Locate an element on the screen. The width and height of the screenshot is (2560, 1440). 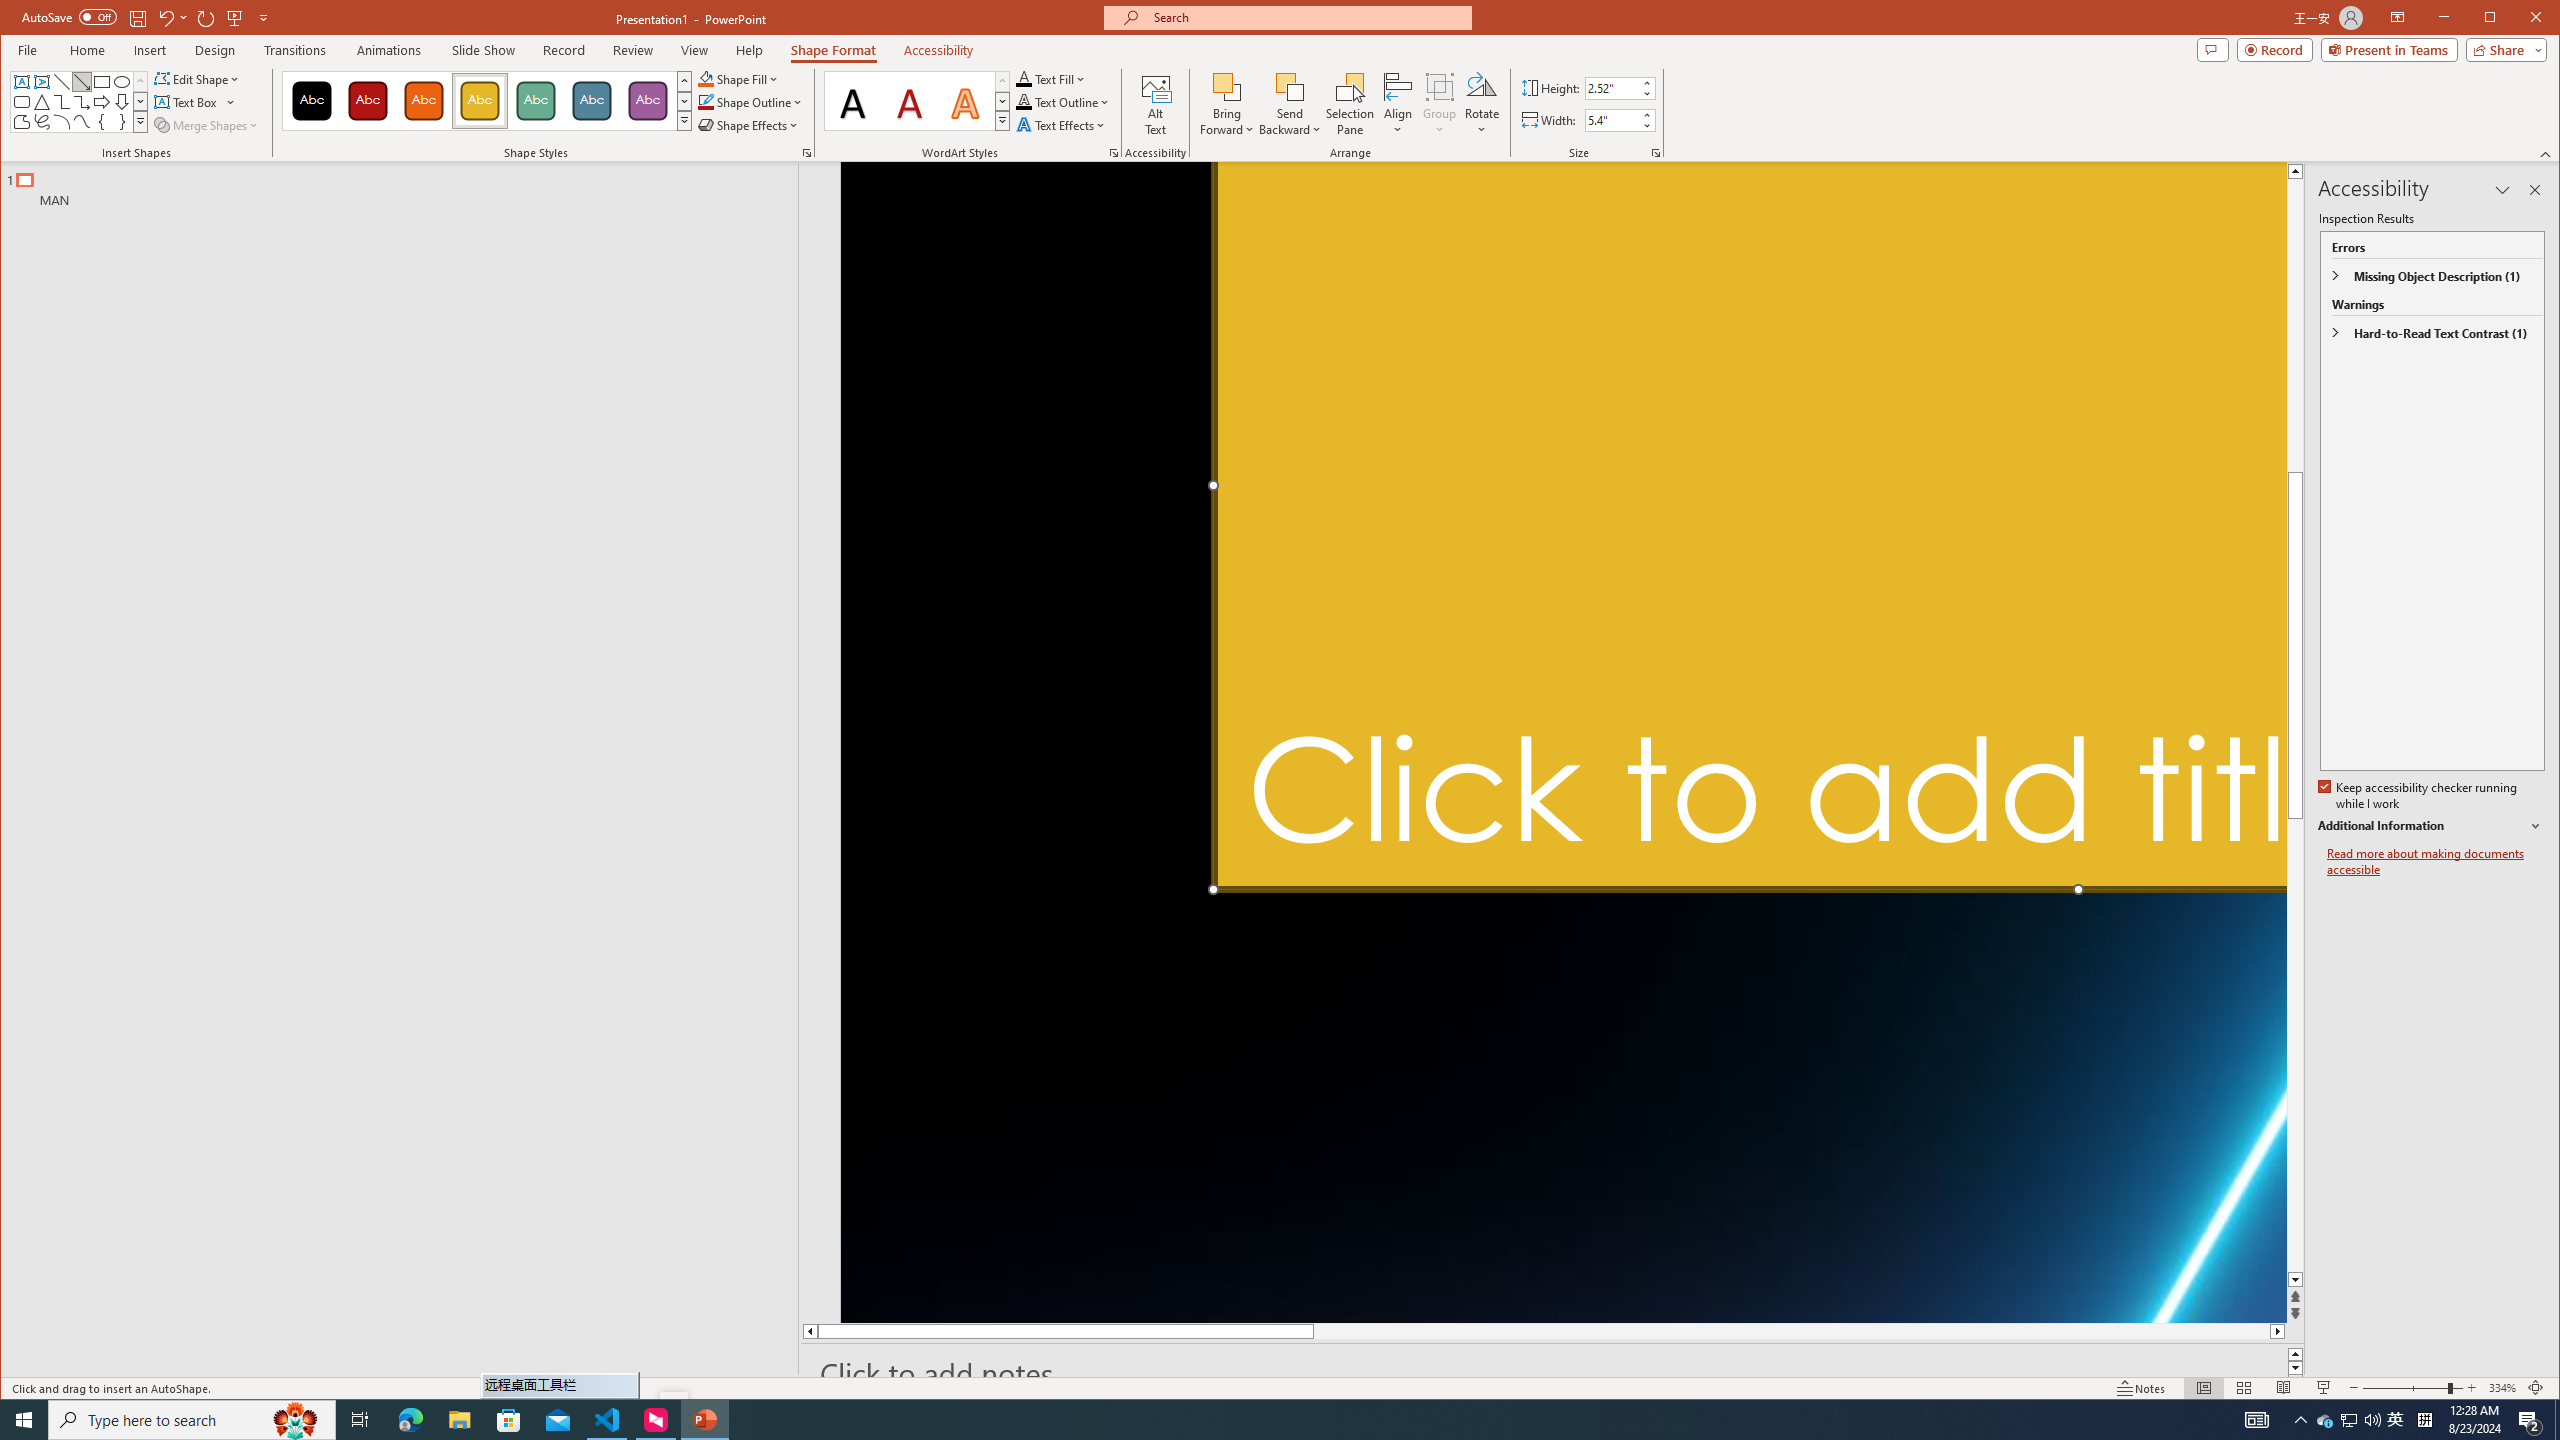
'Read more about making documents accessible' is located at coordinates (2434, 861).